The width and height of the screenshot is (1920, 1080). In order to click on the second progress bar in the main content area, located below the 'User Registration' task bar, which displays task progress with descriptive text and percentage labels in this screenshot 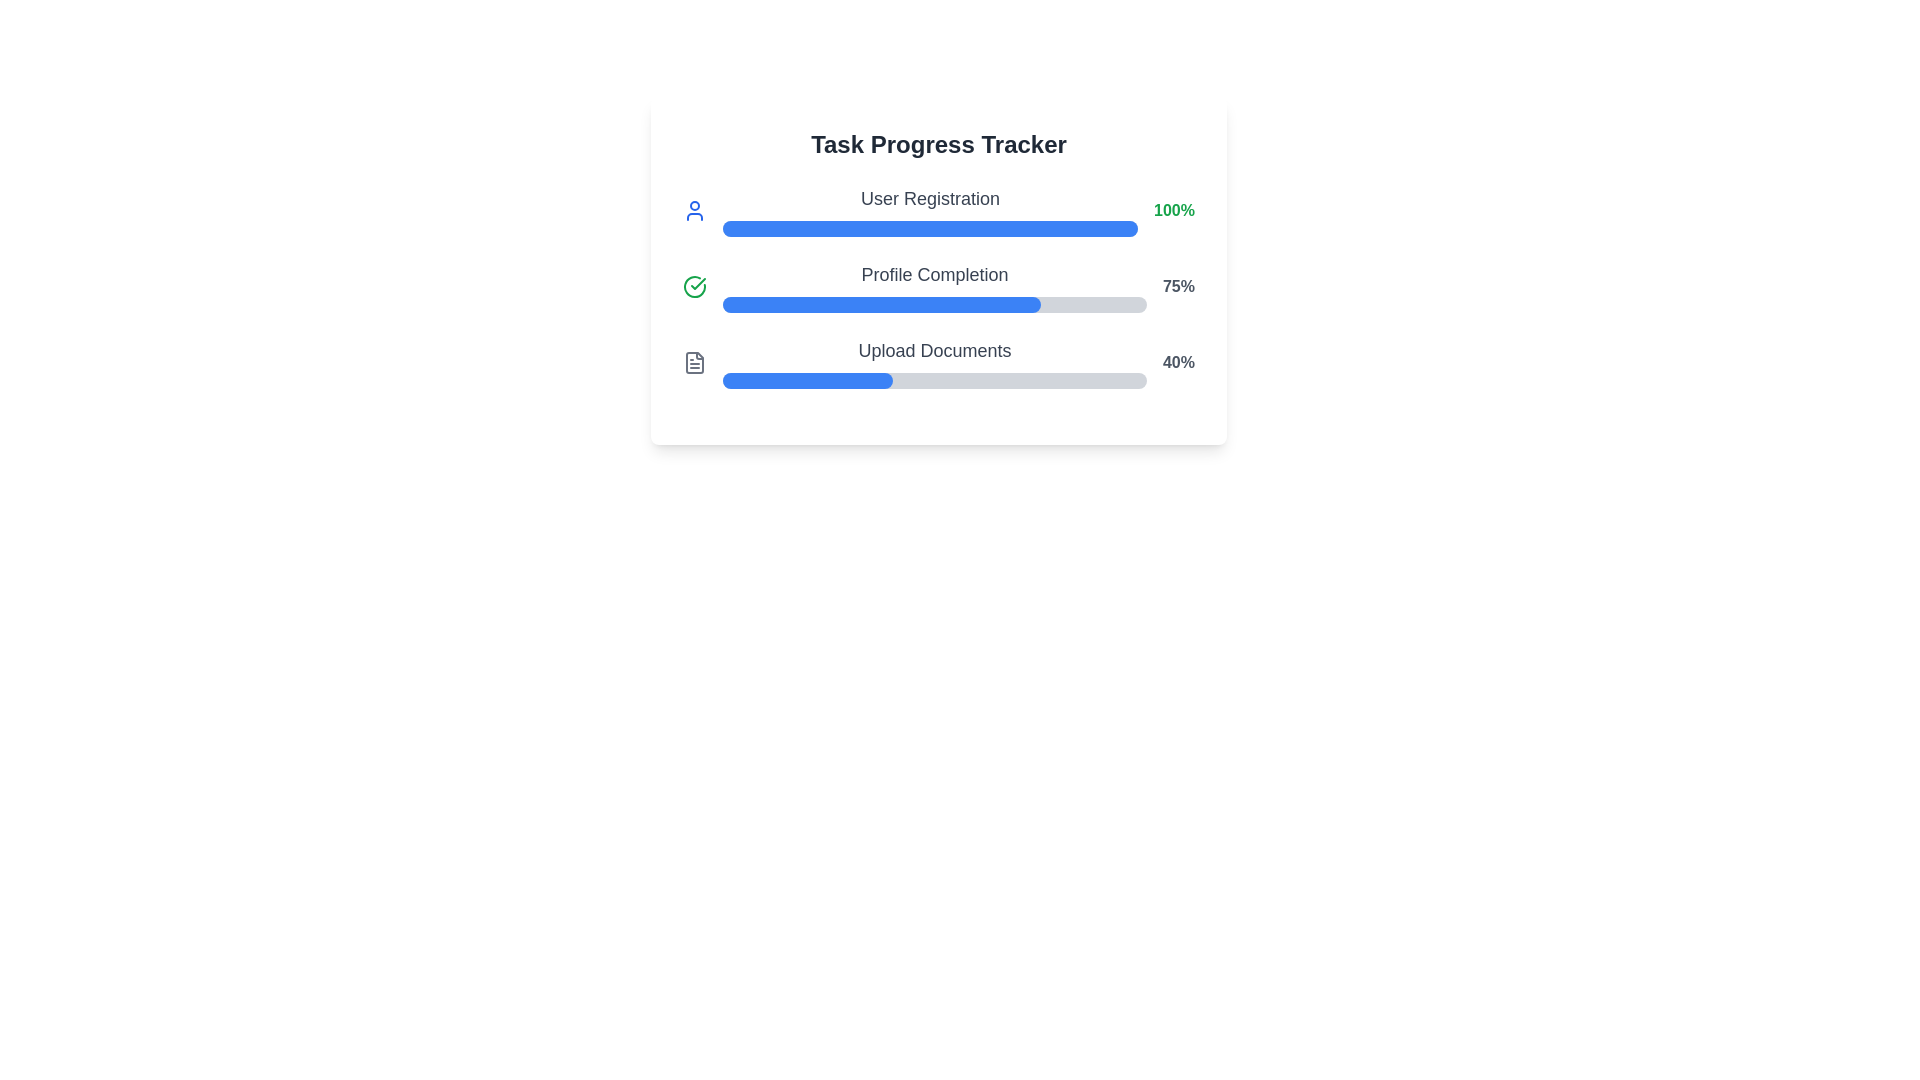, I will do `click(938, 286)`.